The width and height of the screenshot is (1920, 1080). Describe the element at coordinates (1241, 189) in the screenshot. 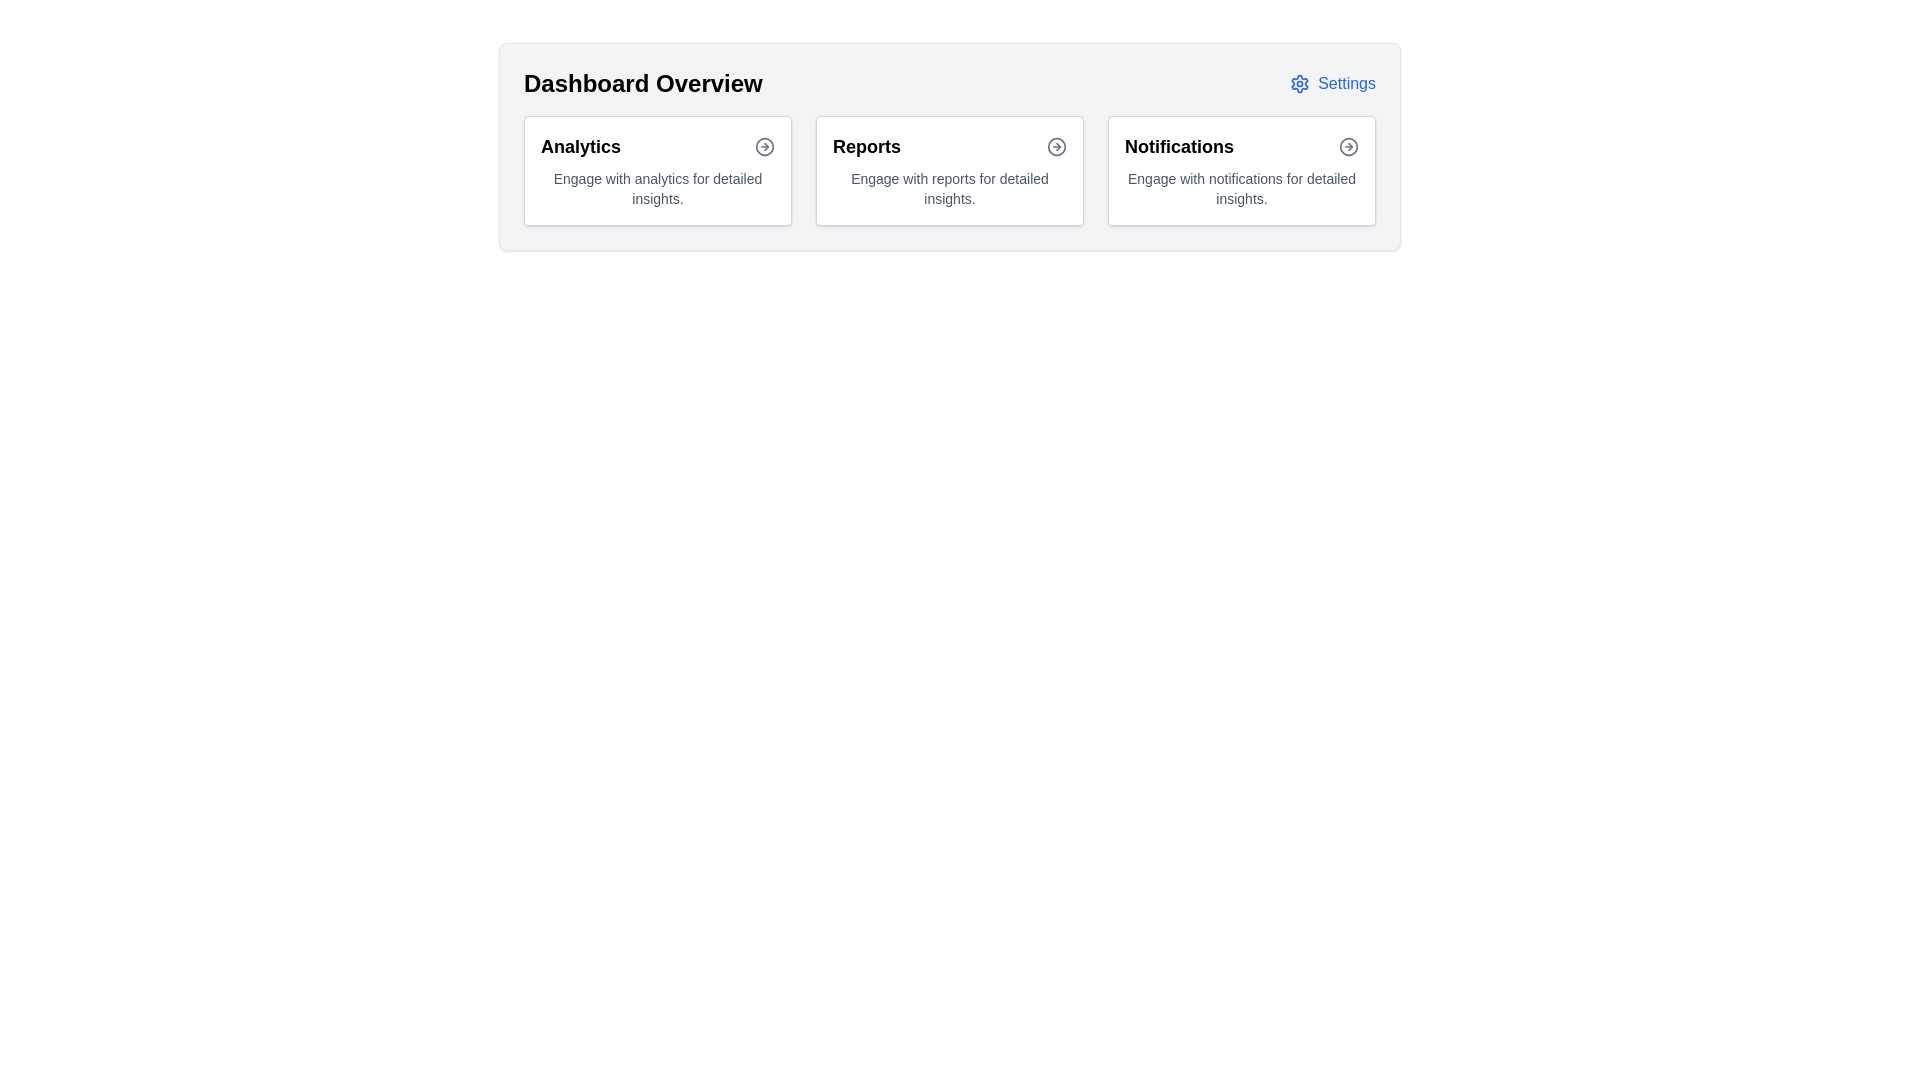

I see `informational text content located in the 'Notifications' section, which is positioned directly beneath the 'Notifications' heading` at that location.